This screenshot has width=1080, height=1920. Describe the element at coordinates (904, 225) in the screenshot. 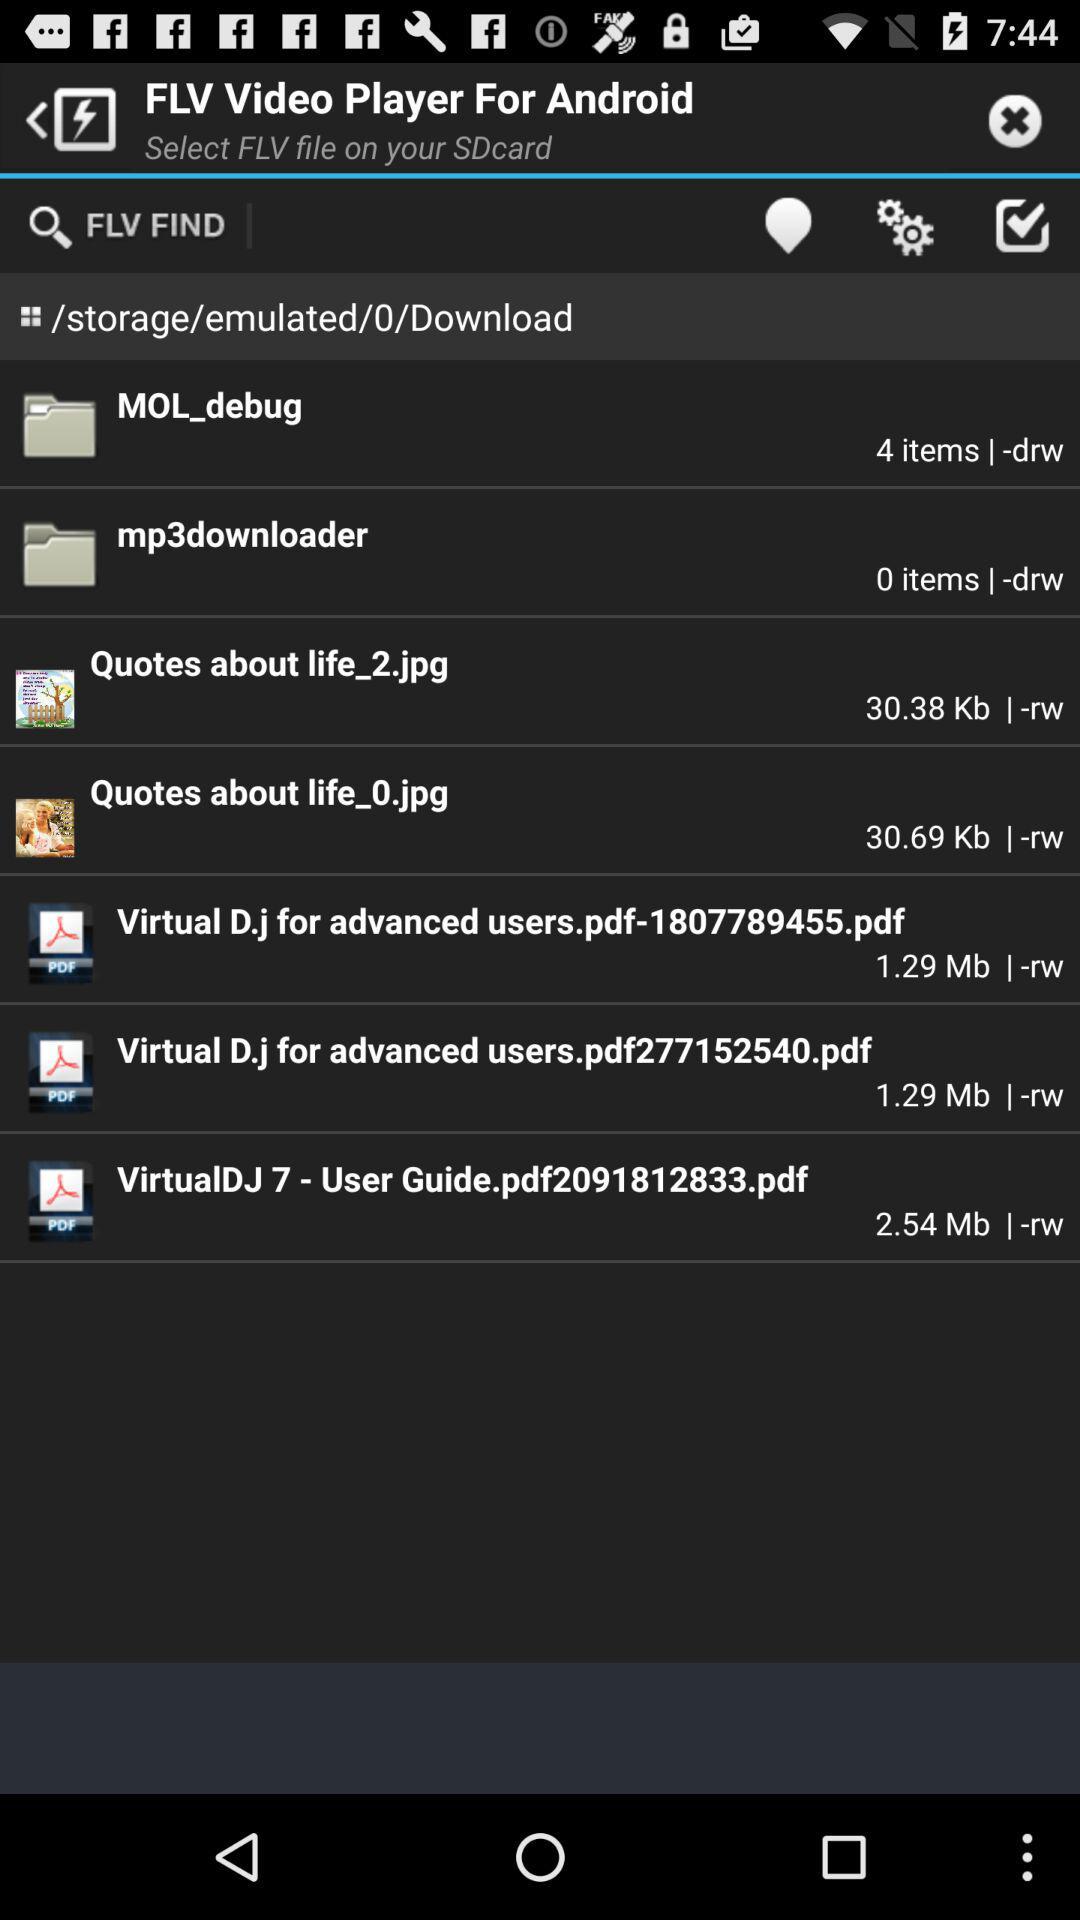

I see `icon above mol_debug app` at that location.